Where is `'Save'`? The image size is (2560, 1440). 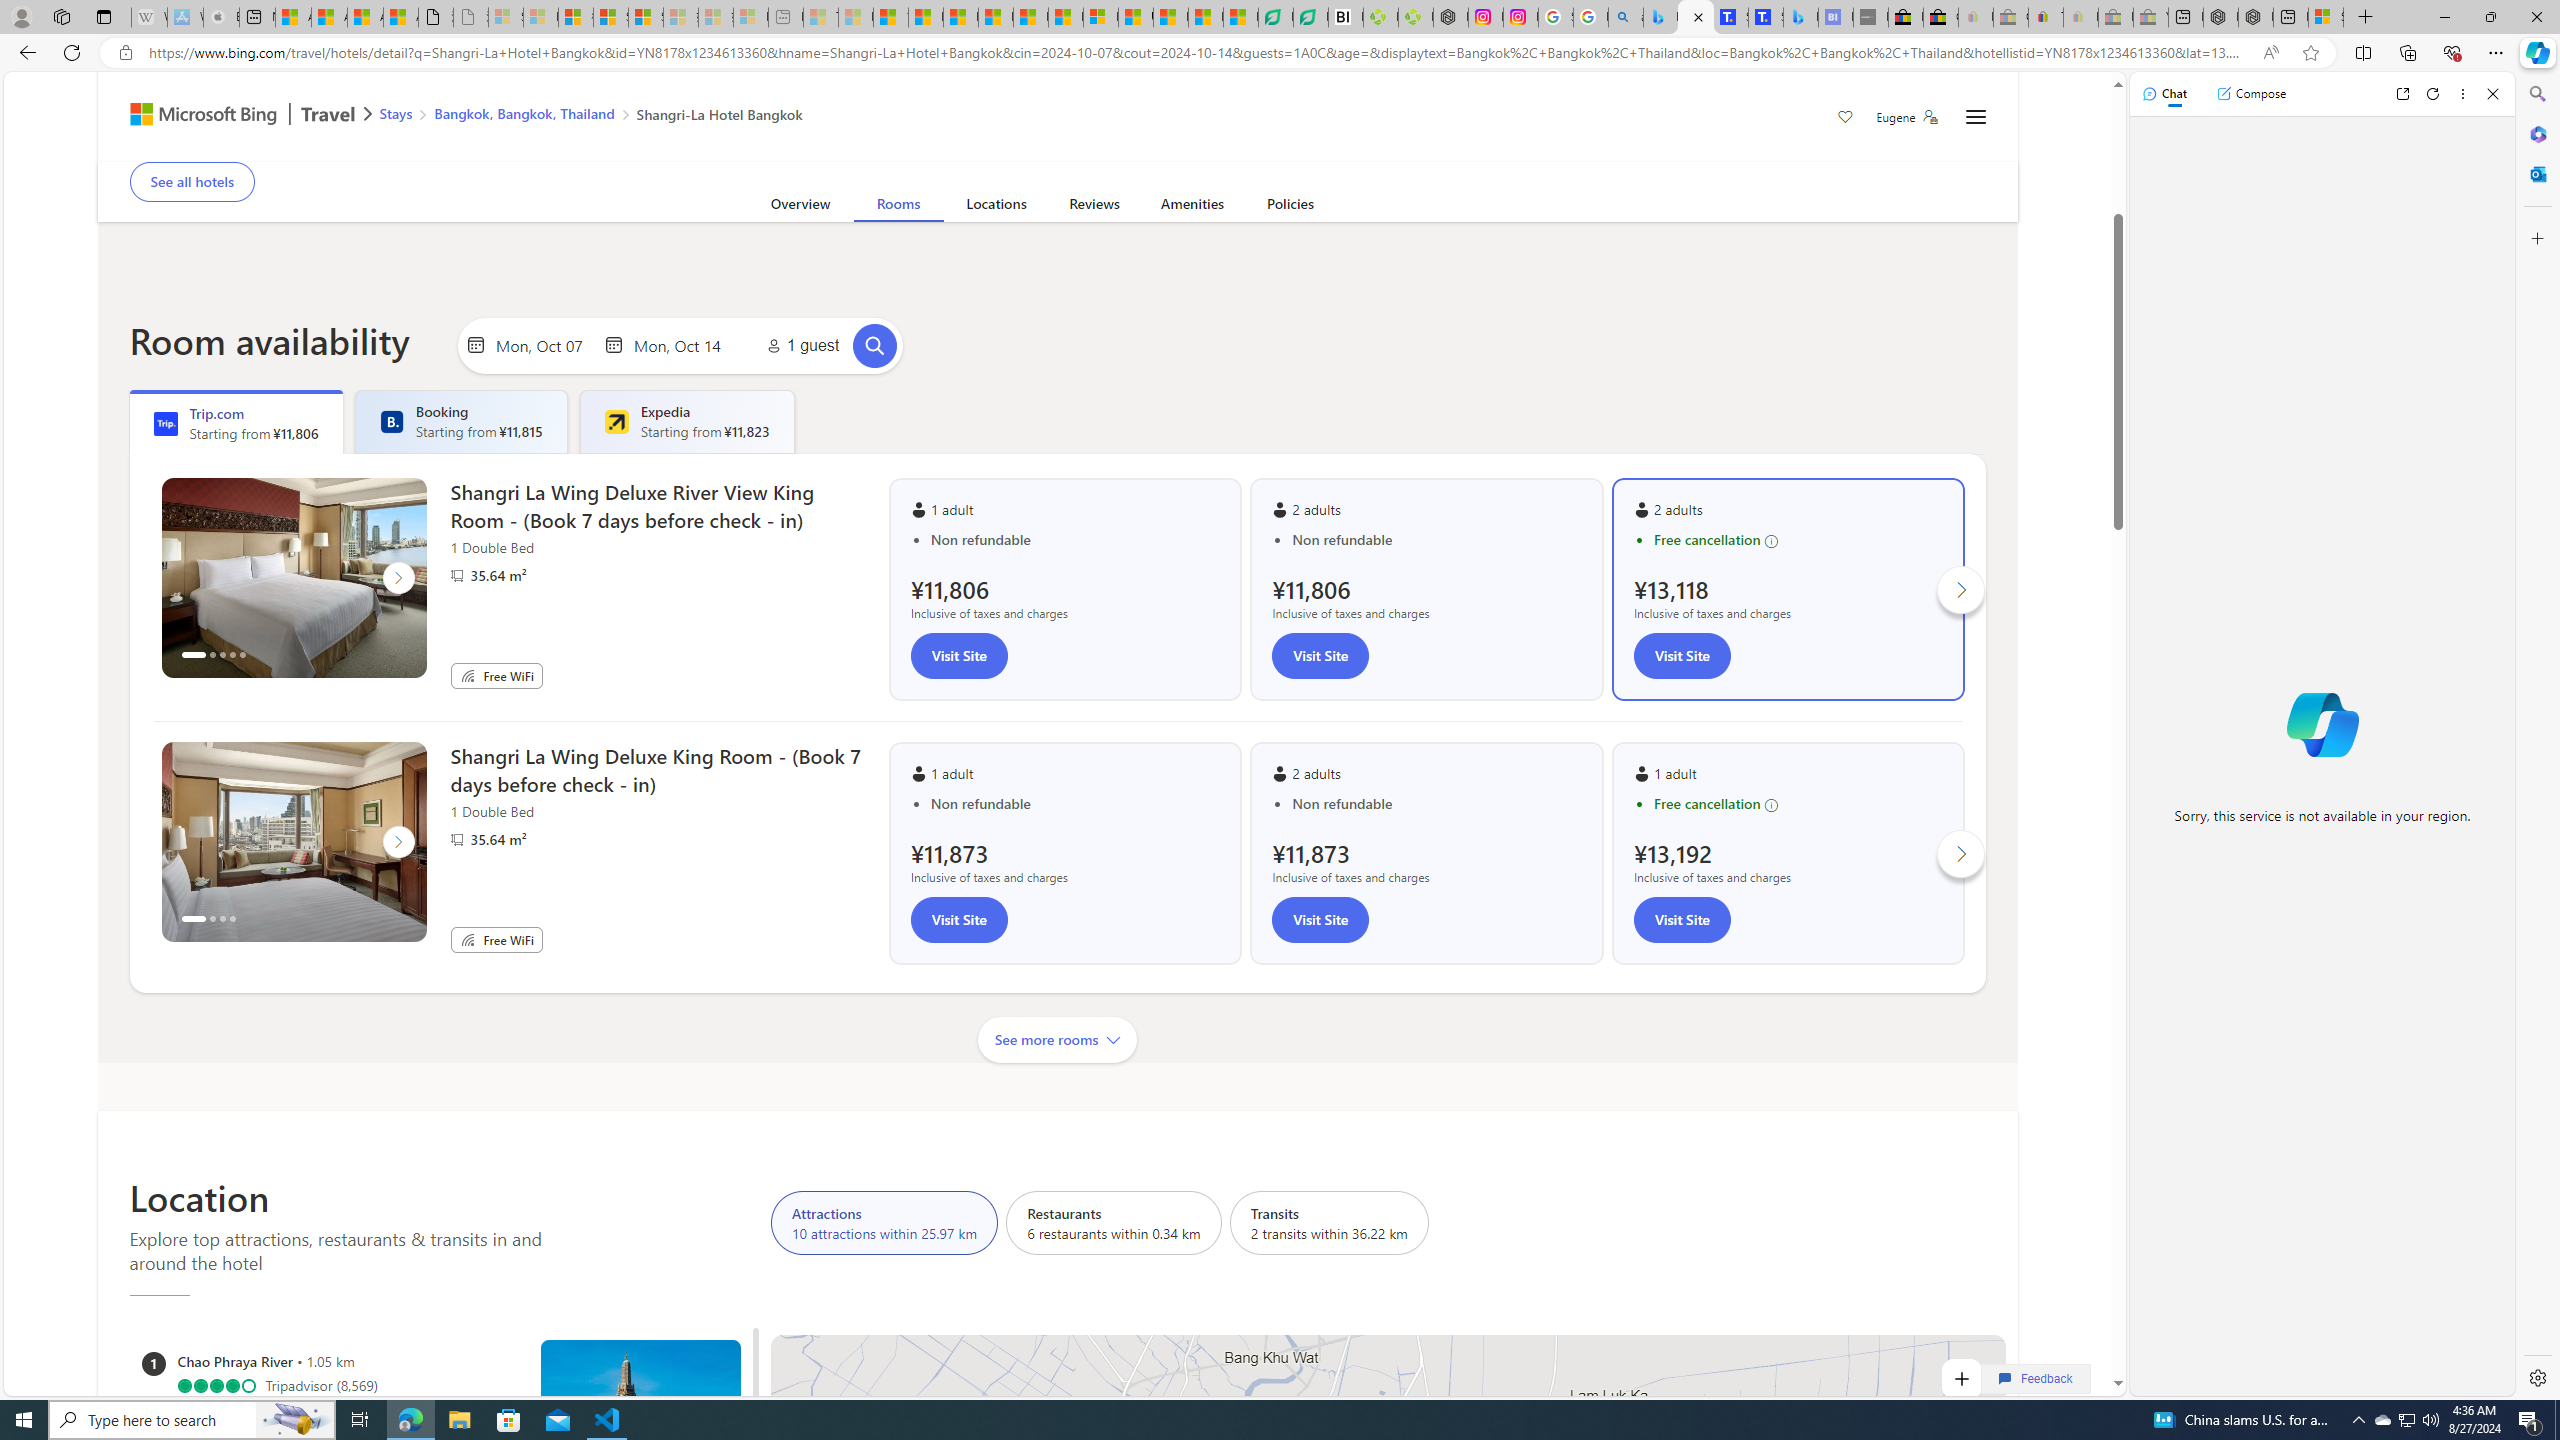
'Save' is located at coordinates (1844, 118).